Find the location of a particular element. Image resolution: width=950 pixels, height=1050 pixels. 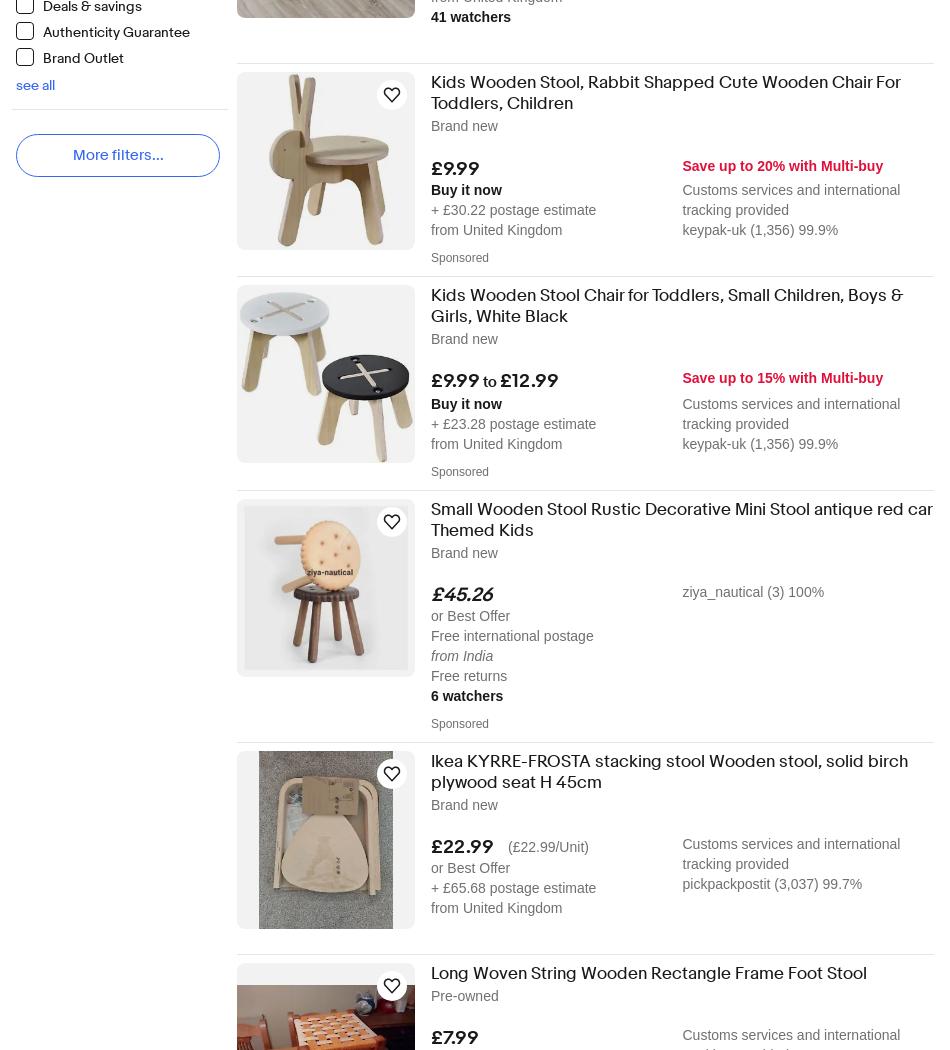

'£22.99' is located at coordinates (461, 847).